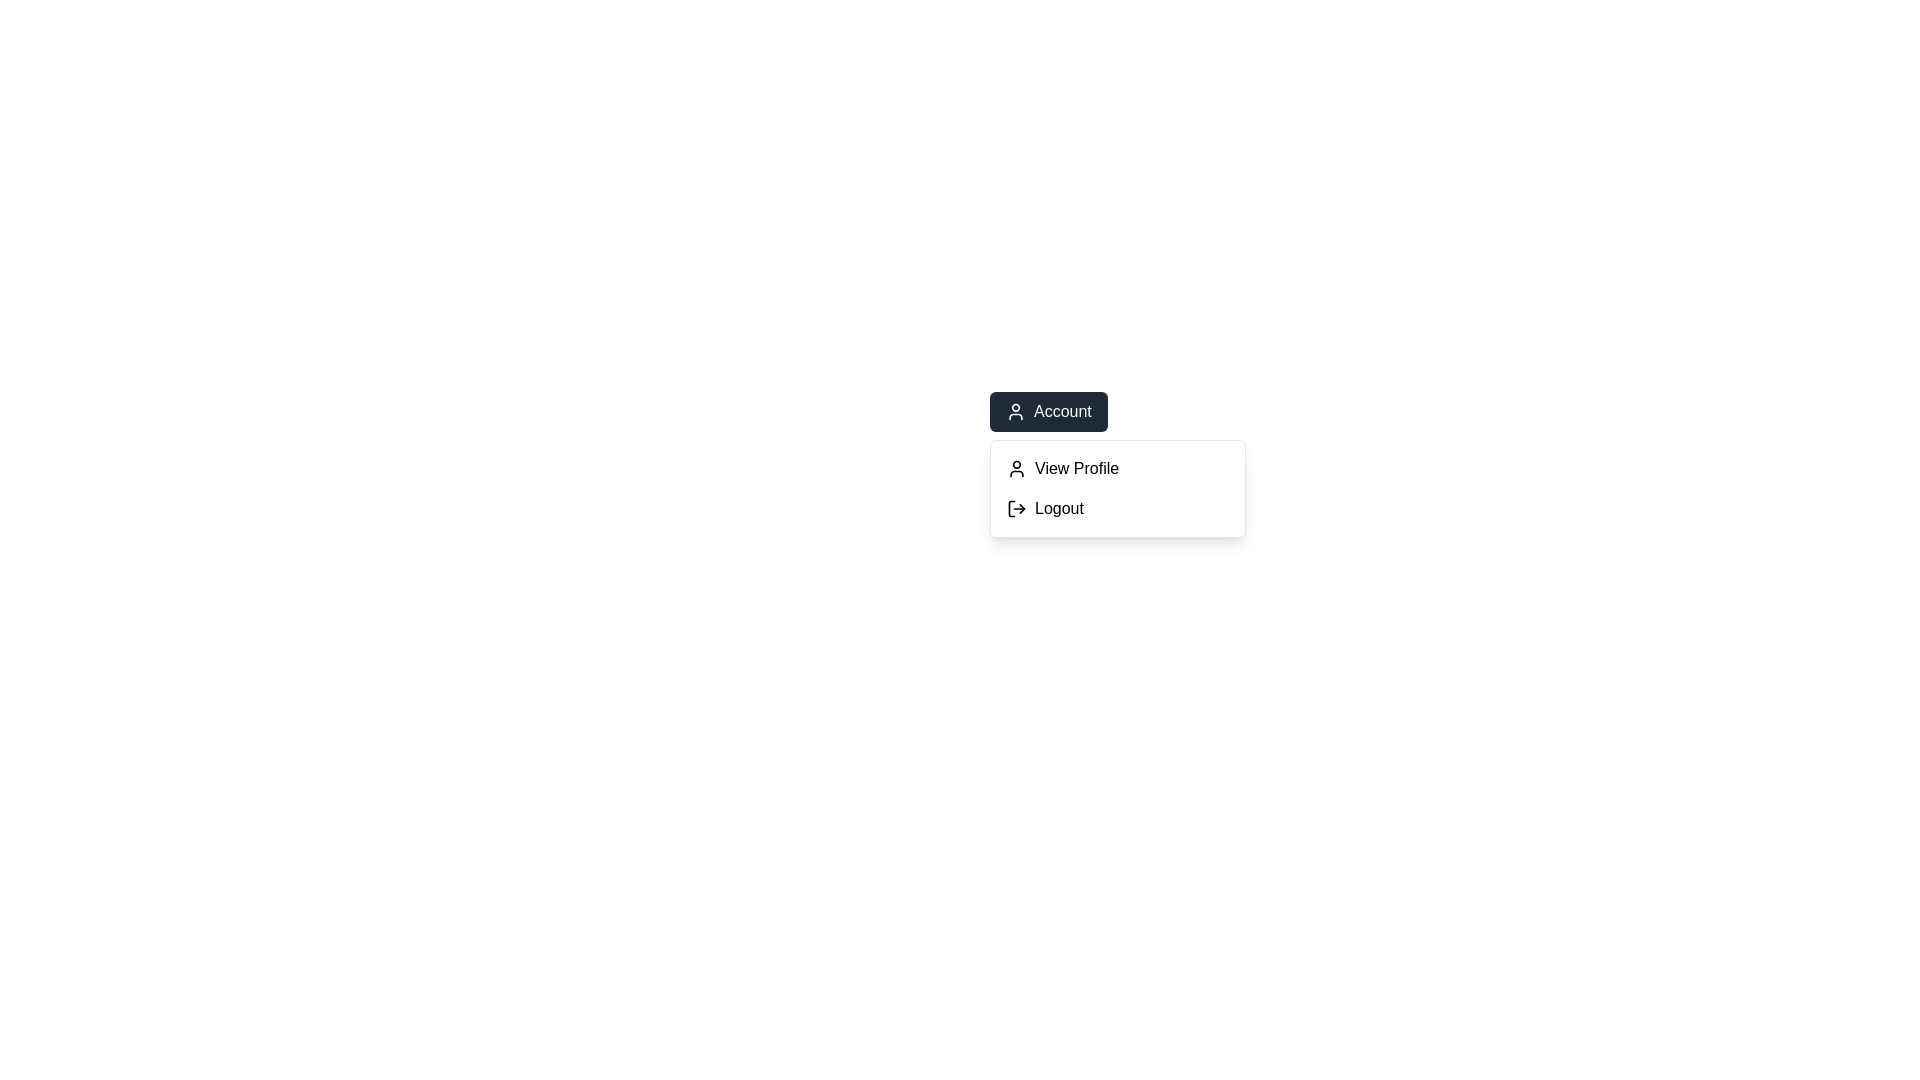 The width and height of the screenshot is (1920, 1080). I want to click on the 'Logout' menu option, which is the second item in the user account actions dropdown menu, to log out, so click(1117, 508).